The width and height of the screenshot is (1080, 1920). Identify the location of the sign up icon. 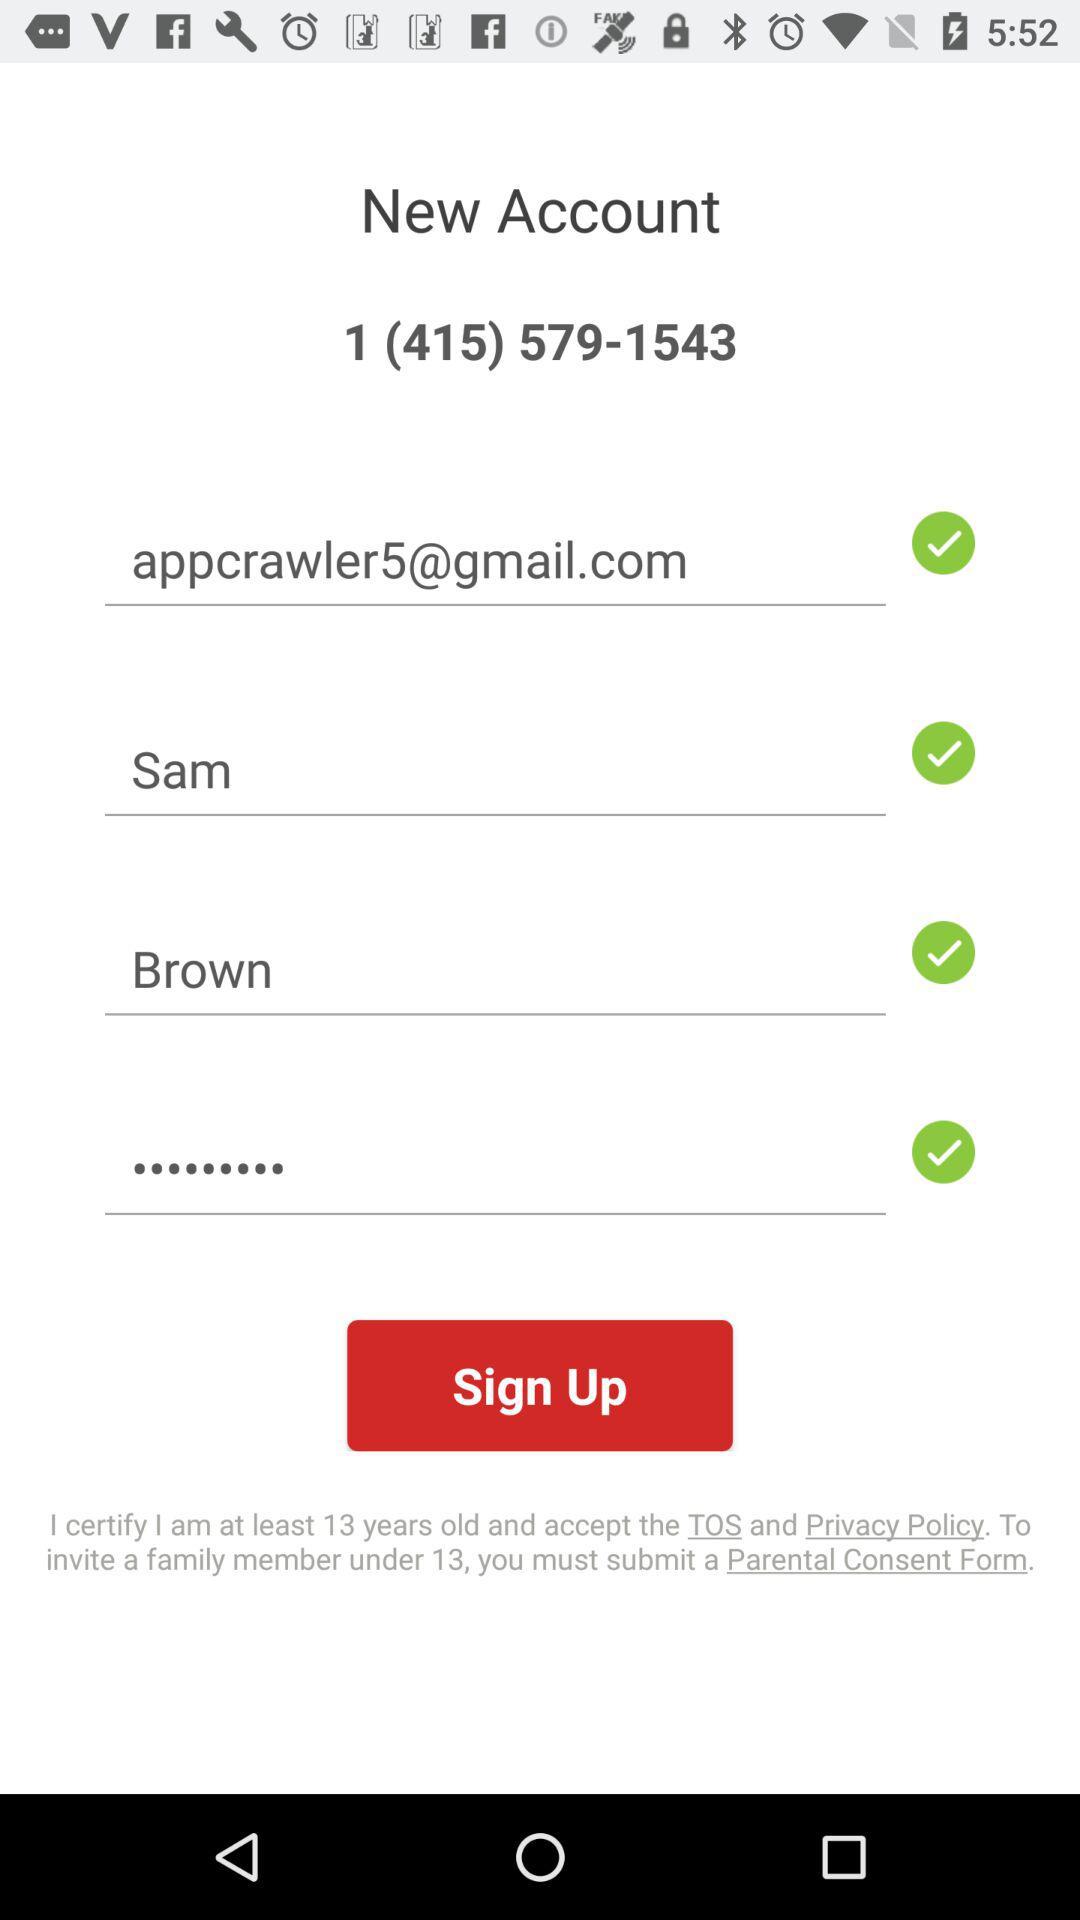
(540, 1384).